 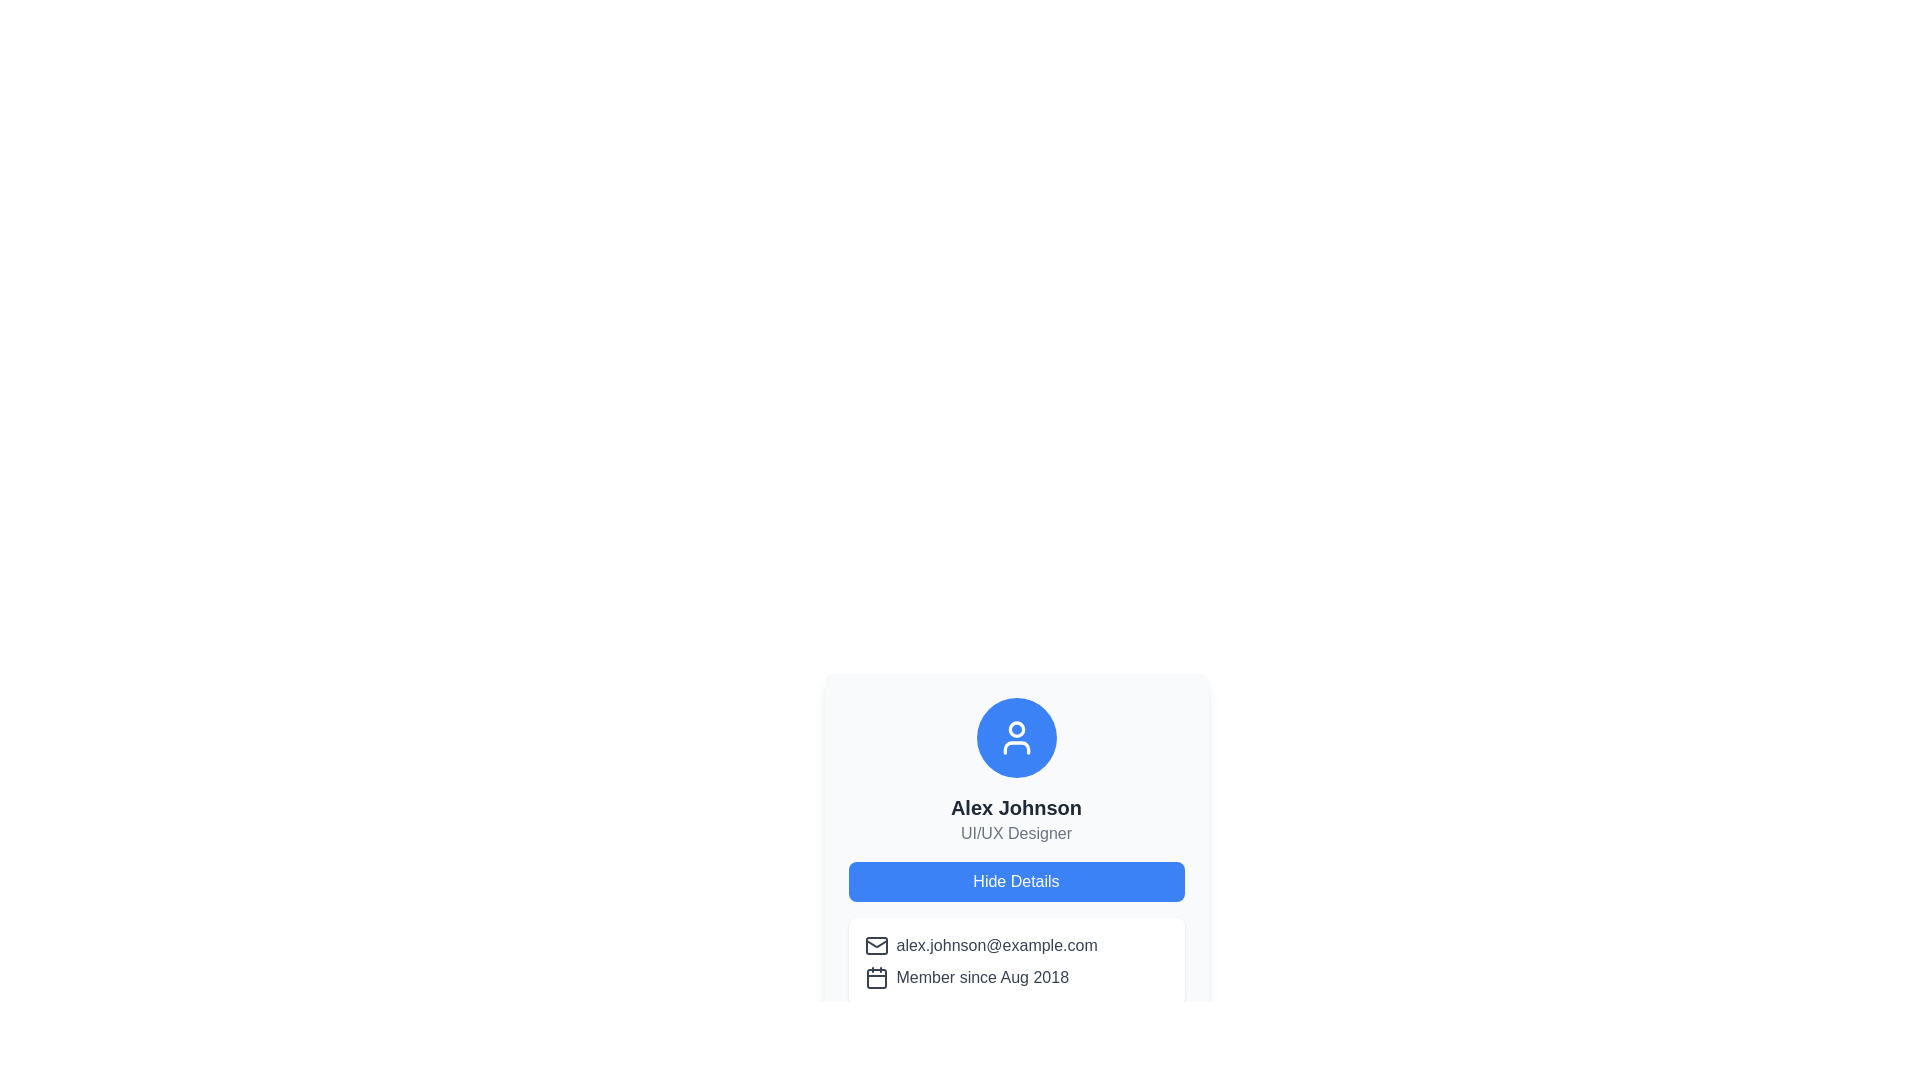 What do you see at coordinates (876, 945) in the screenshot?
I see `the envelope-shaped icon representing email, located next to the email address 'alex.johnson@example.com'` at bounding box center [876, 945].